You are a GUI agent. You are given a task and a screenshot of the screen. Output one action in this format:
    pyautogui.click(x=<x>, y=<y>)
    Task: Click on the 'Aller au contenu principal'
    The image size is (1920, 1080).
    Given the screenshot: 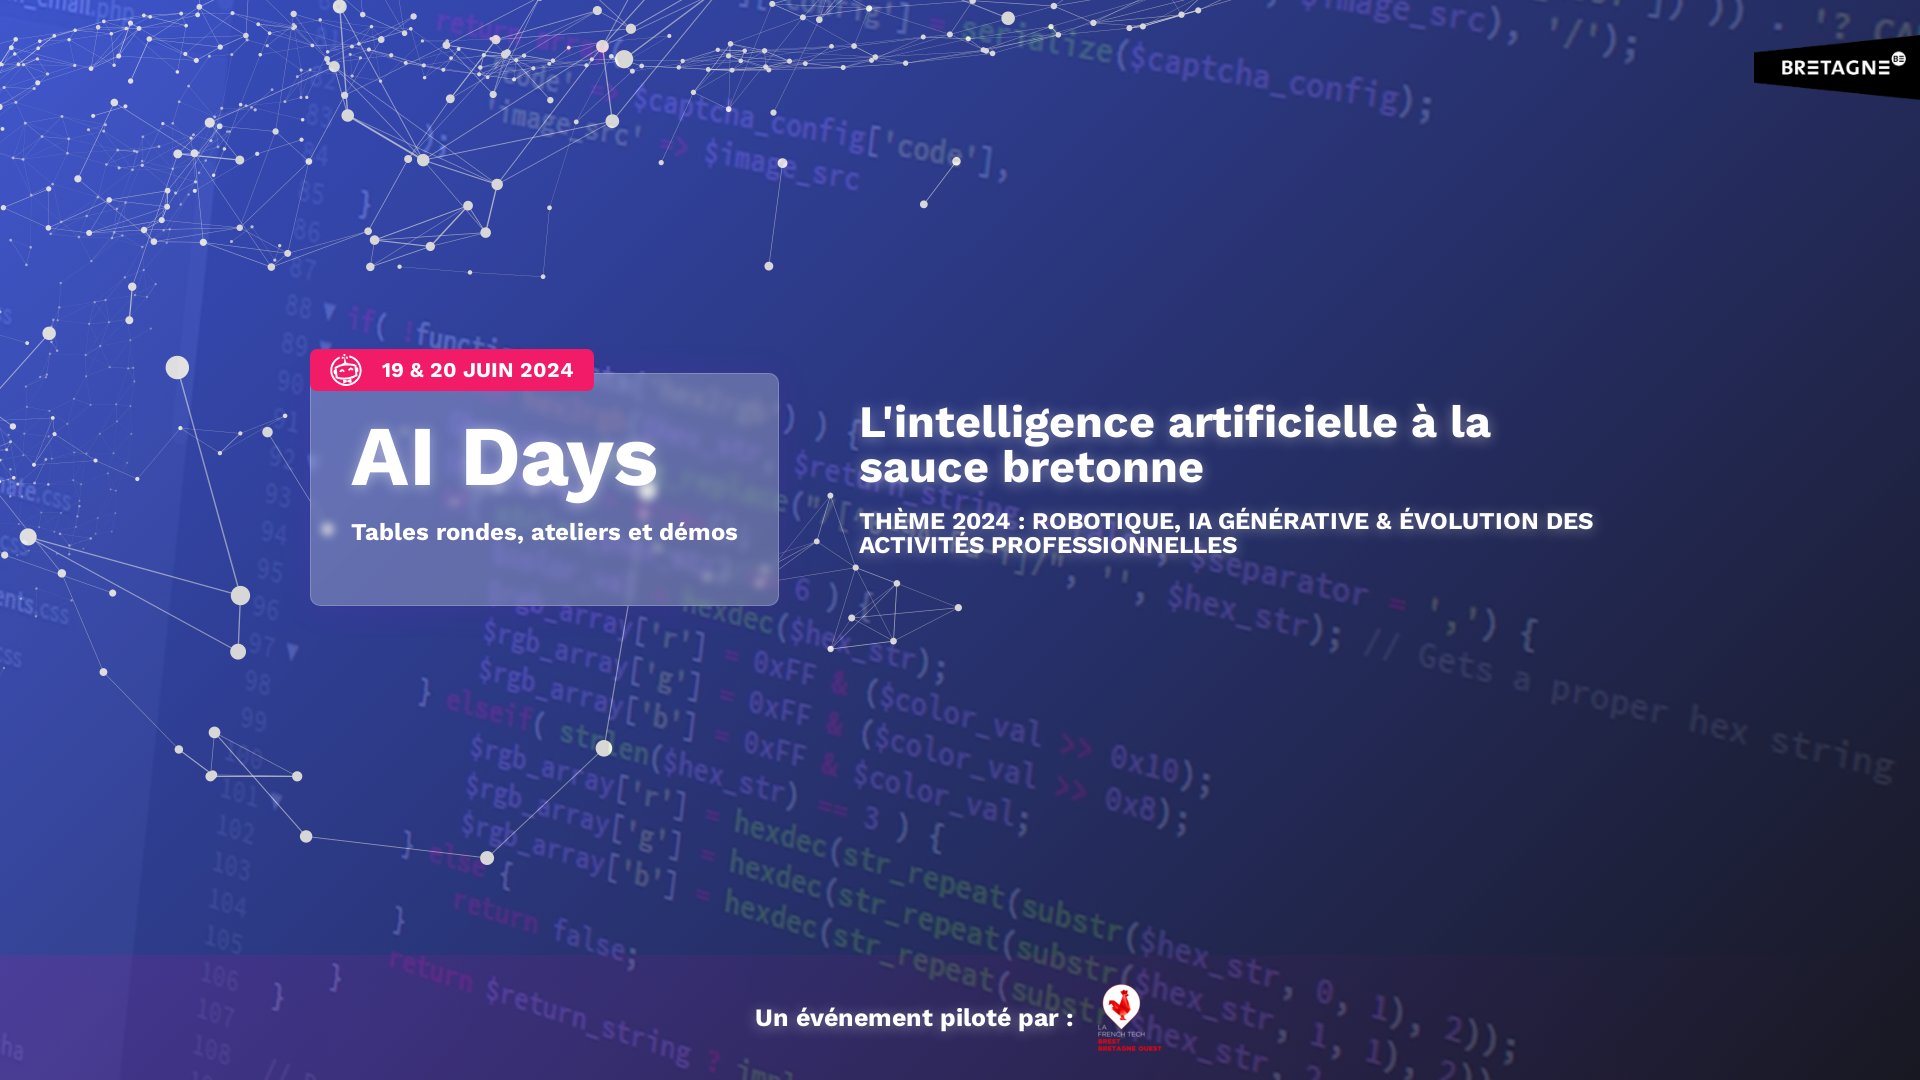 What is the action you would take?
    pyautogui.click(x=0, y=0)
    